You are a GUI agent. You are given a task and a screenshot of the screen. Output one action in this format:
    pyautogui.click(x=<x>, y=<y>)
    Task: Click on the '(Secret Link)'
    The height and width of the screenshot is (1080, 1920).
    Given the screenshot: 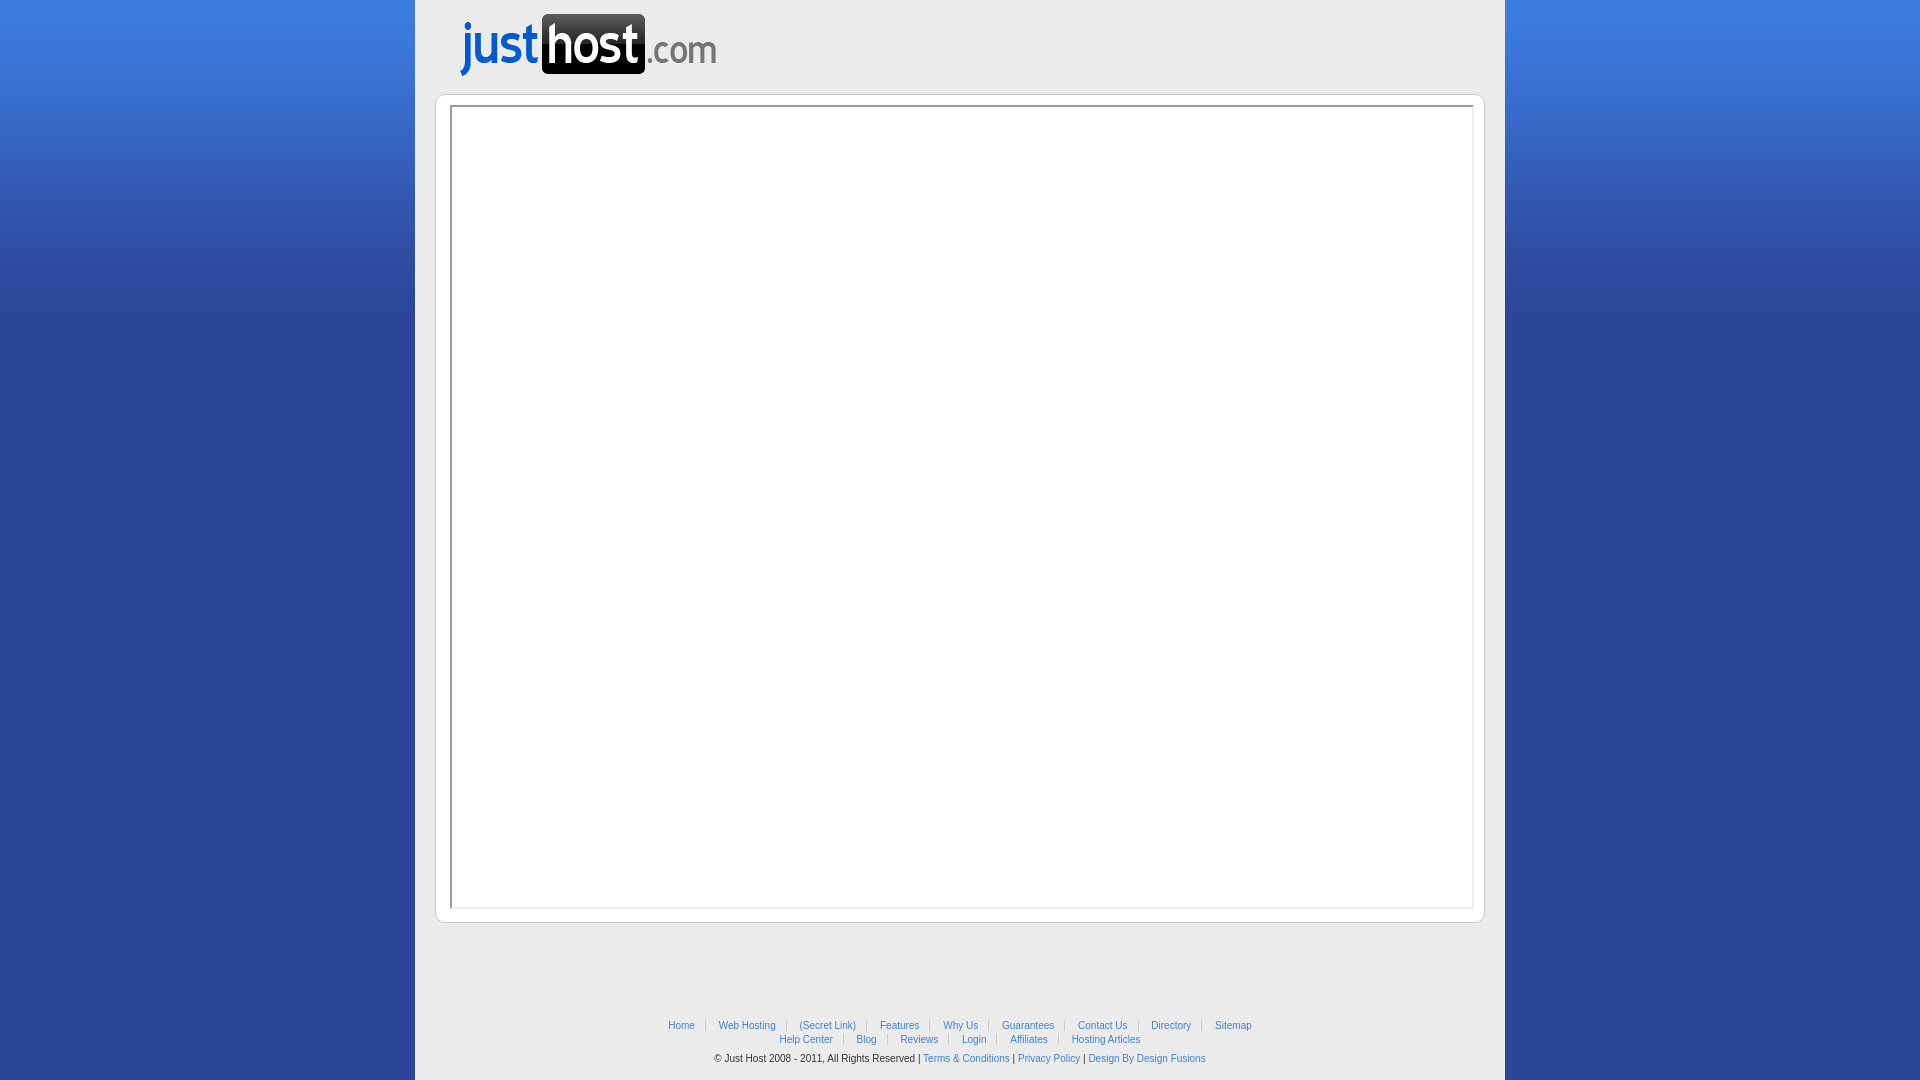 What is the action you would take?
    pyautogui.click(x=800, y=1025)
    